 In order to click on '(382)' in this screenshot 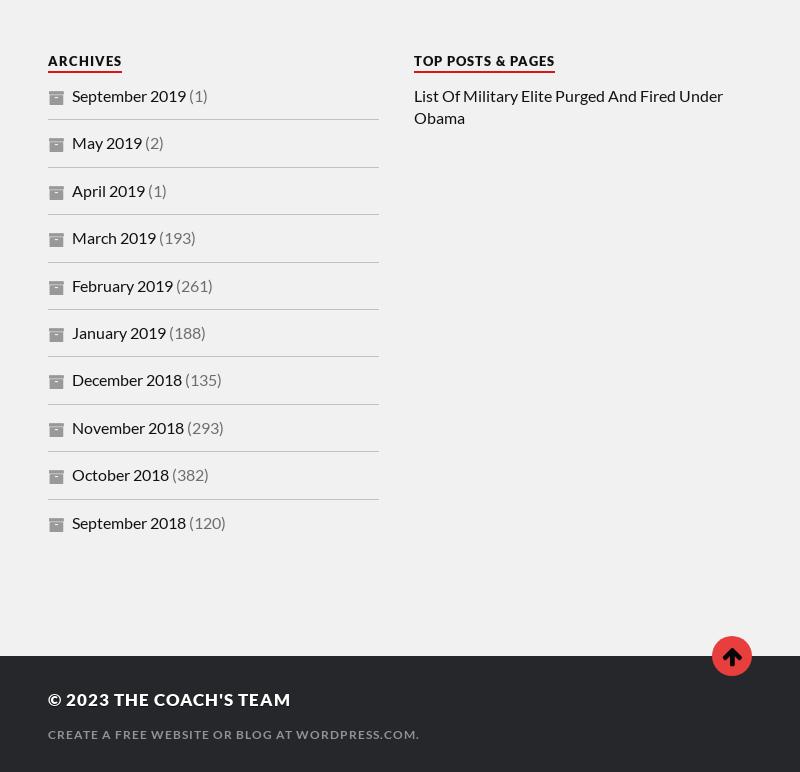, I will do `click(187, 474)`.